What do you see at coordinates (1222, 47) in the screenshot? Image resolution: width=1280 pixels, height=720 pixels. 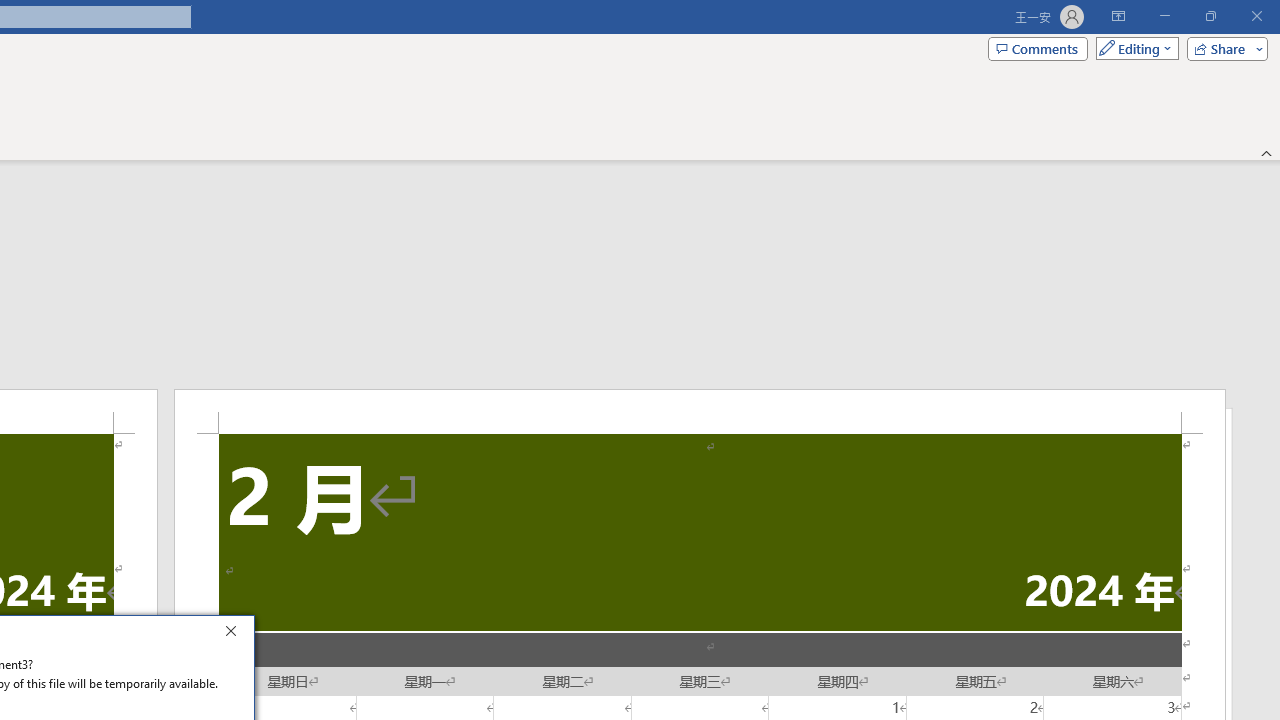 I see `'Share'` at bounding box center [1222, 47].